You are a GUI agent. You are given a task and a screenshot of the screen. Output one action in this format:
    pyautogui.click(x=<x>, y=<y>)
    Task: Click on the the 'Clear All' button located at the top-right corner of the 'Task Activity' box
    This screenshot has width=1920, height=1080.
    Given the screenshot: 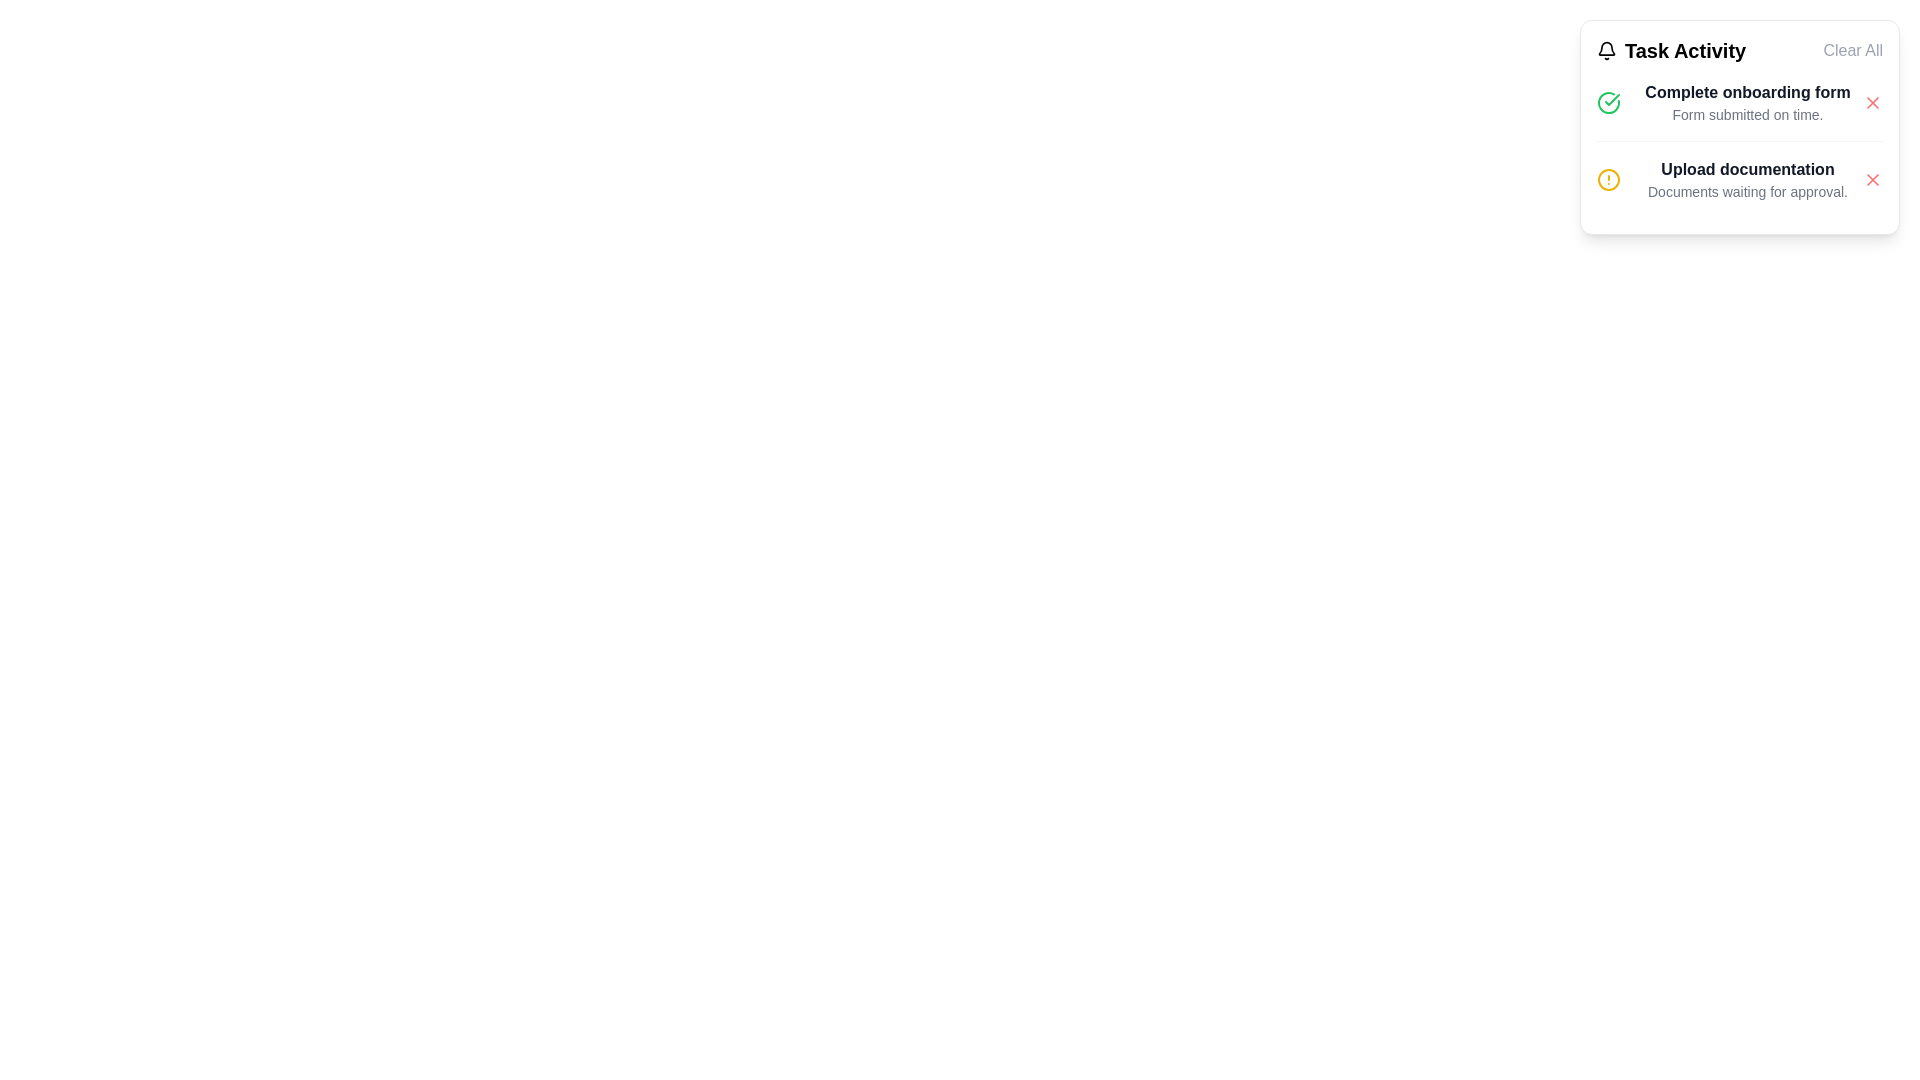 What is the action you would take?
    pyautogui.click(x=1852, y=49)
    